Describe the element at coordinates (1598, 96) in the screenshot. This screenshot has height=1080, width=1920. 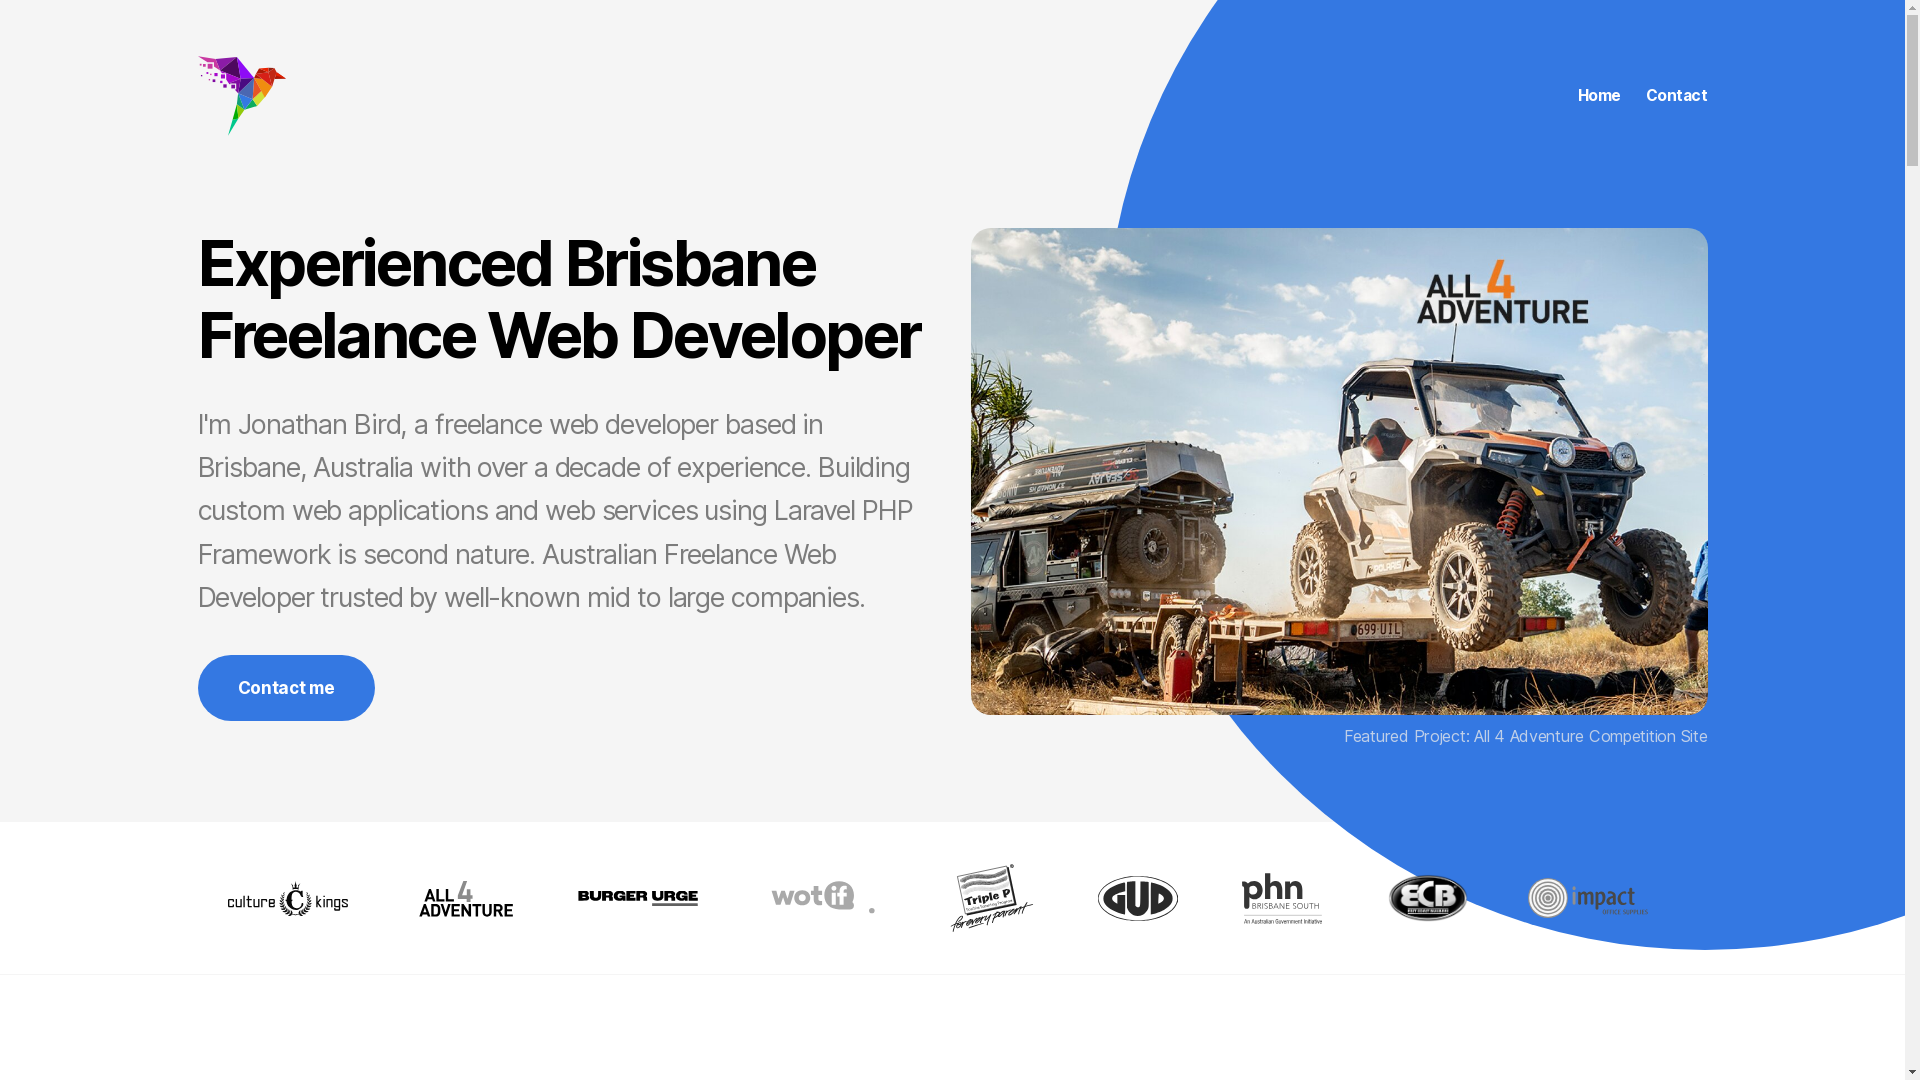
I see `'Home'` at that location.